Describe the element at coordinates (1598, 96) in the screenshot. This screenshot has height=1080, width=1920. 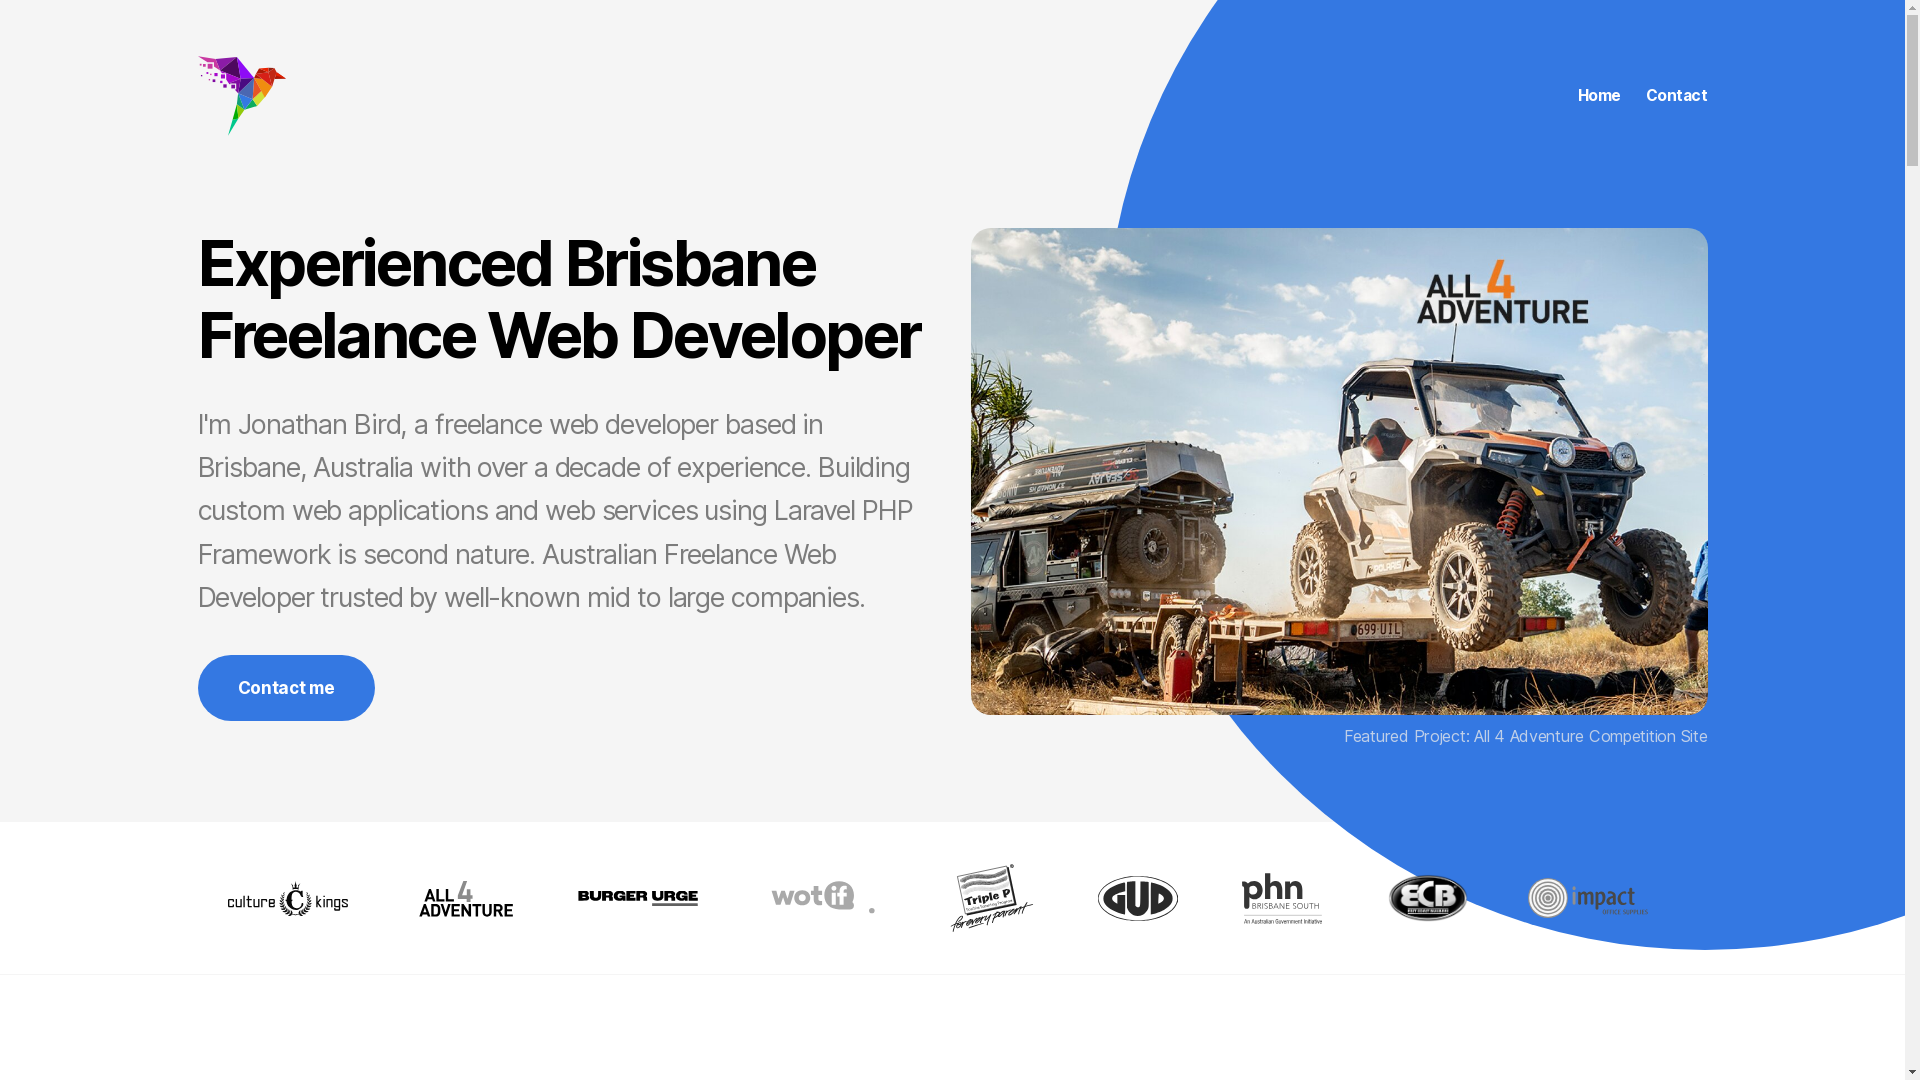
I see `'Home'` at that location.